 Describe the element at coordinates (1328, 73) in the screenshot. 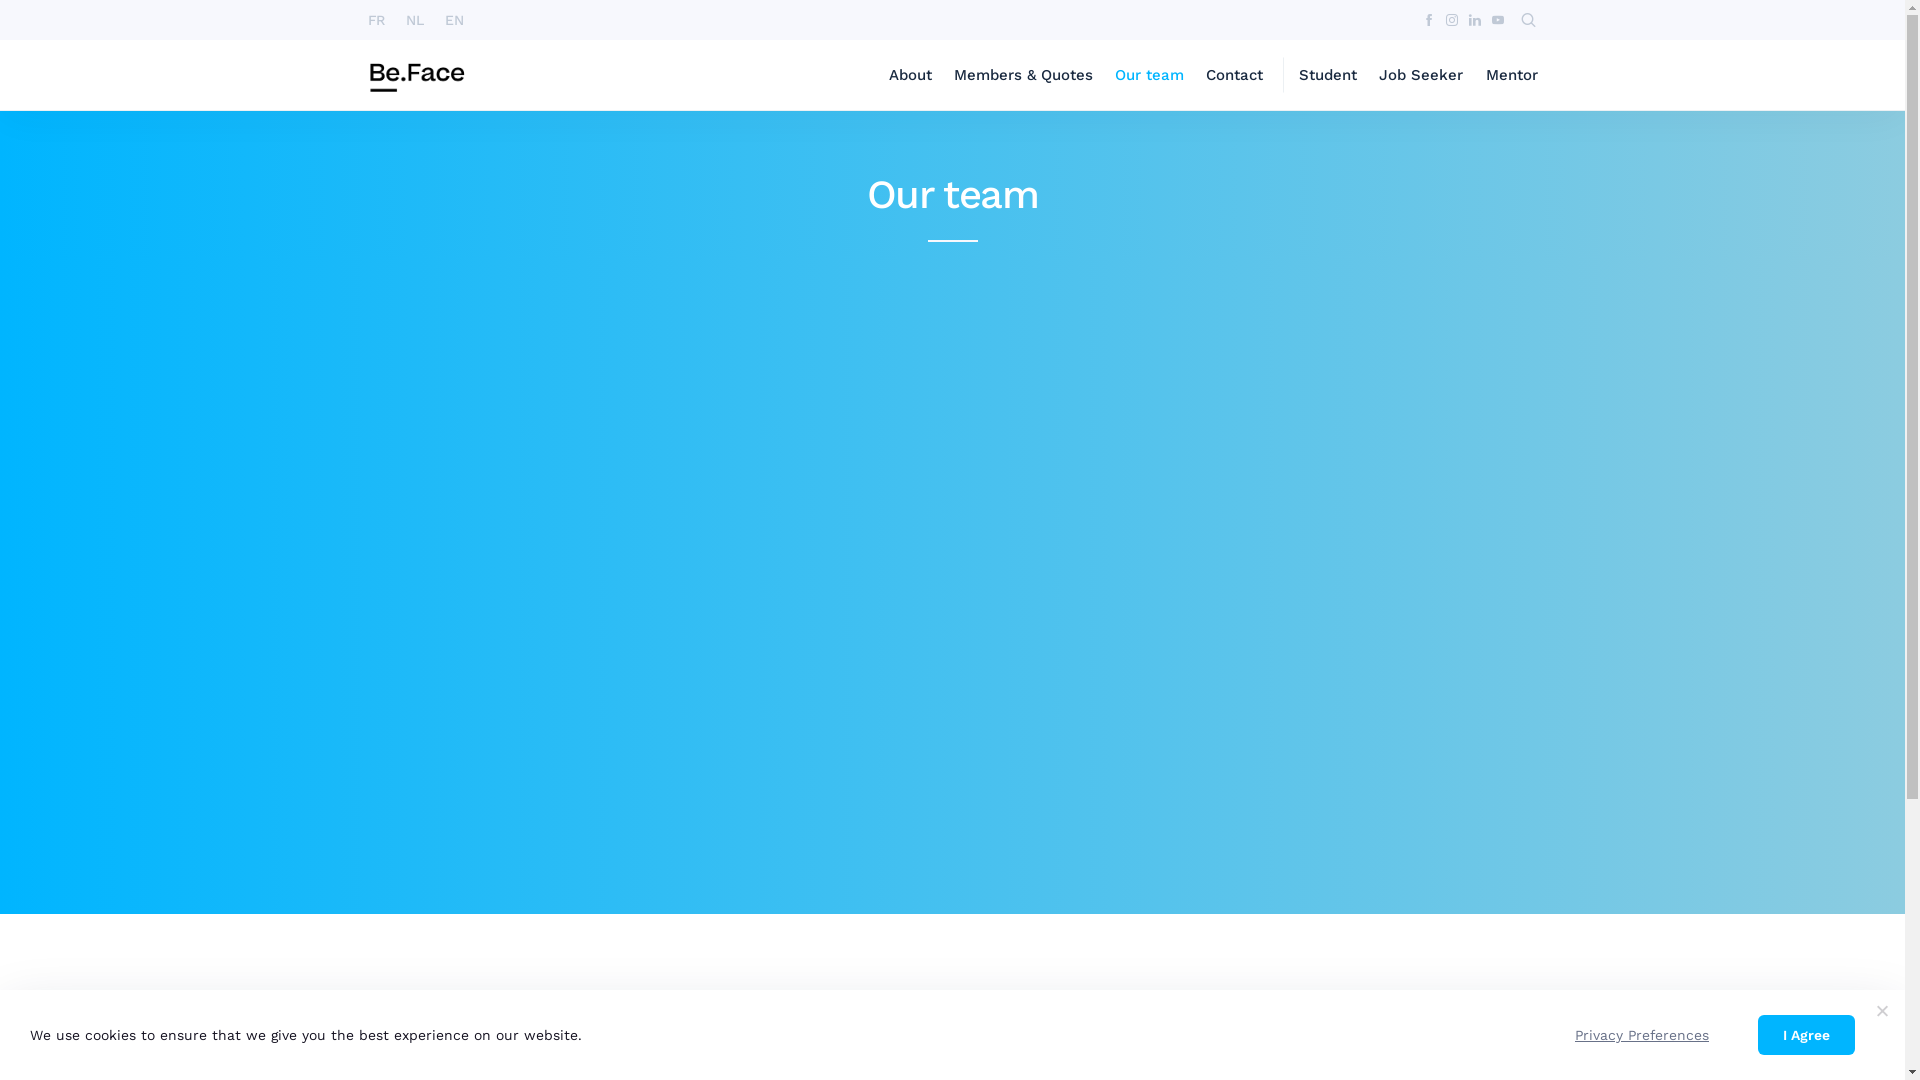

I see `'Student'` at that location.